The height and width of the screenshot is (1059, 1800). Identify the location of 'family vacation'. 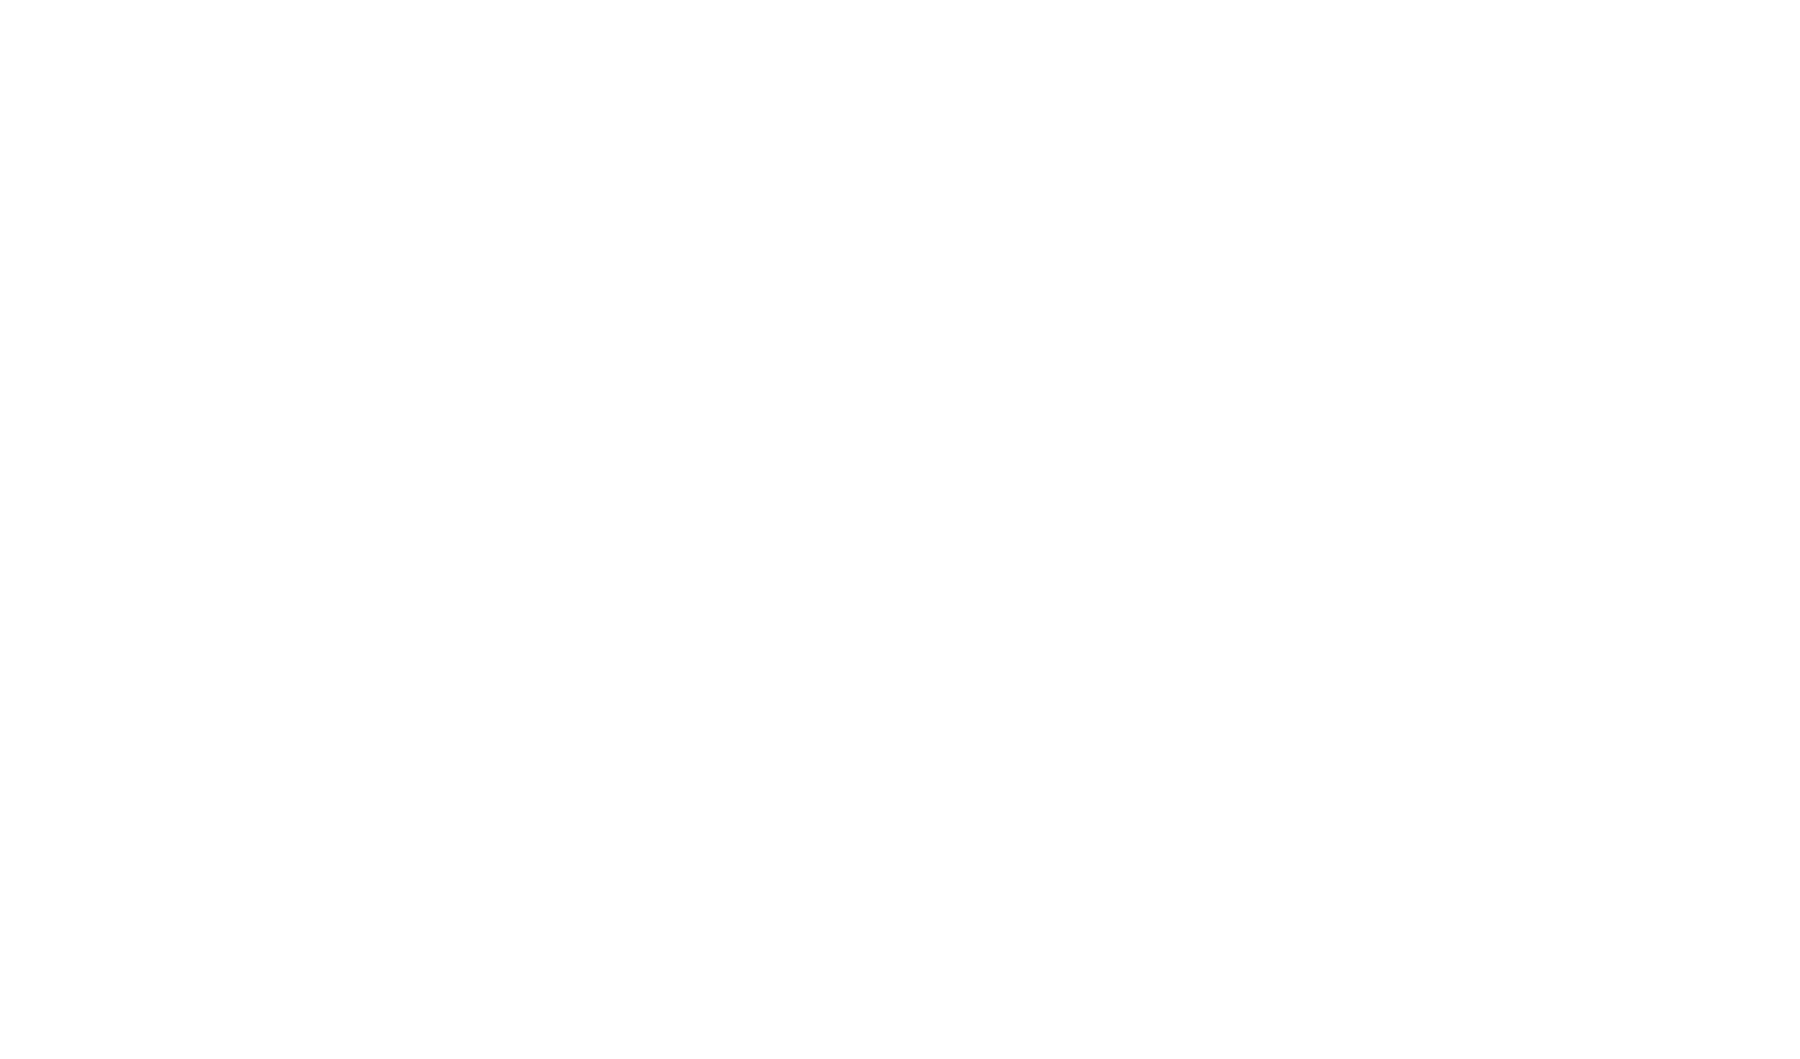
(918, 814).